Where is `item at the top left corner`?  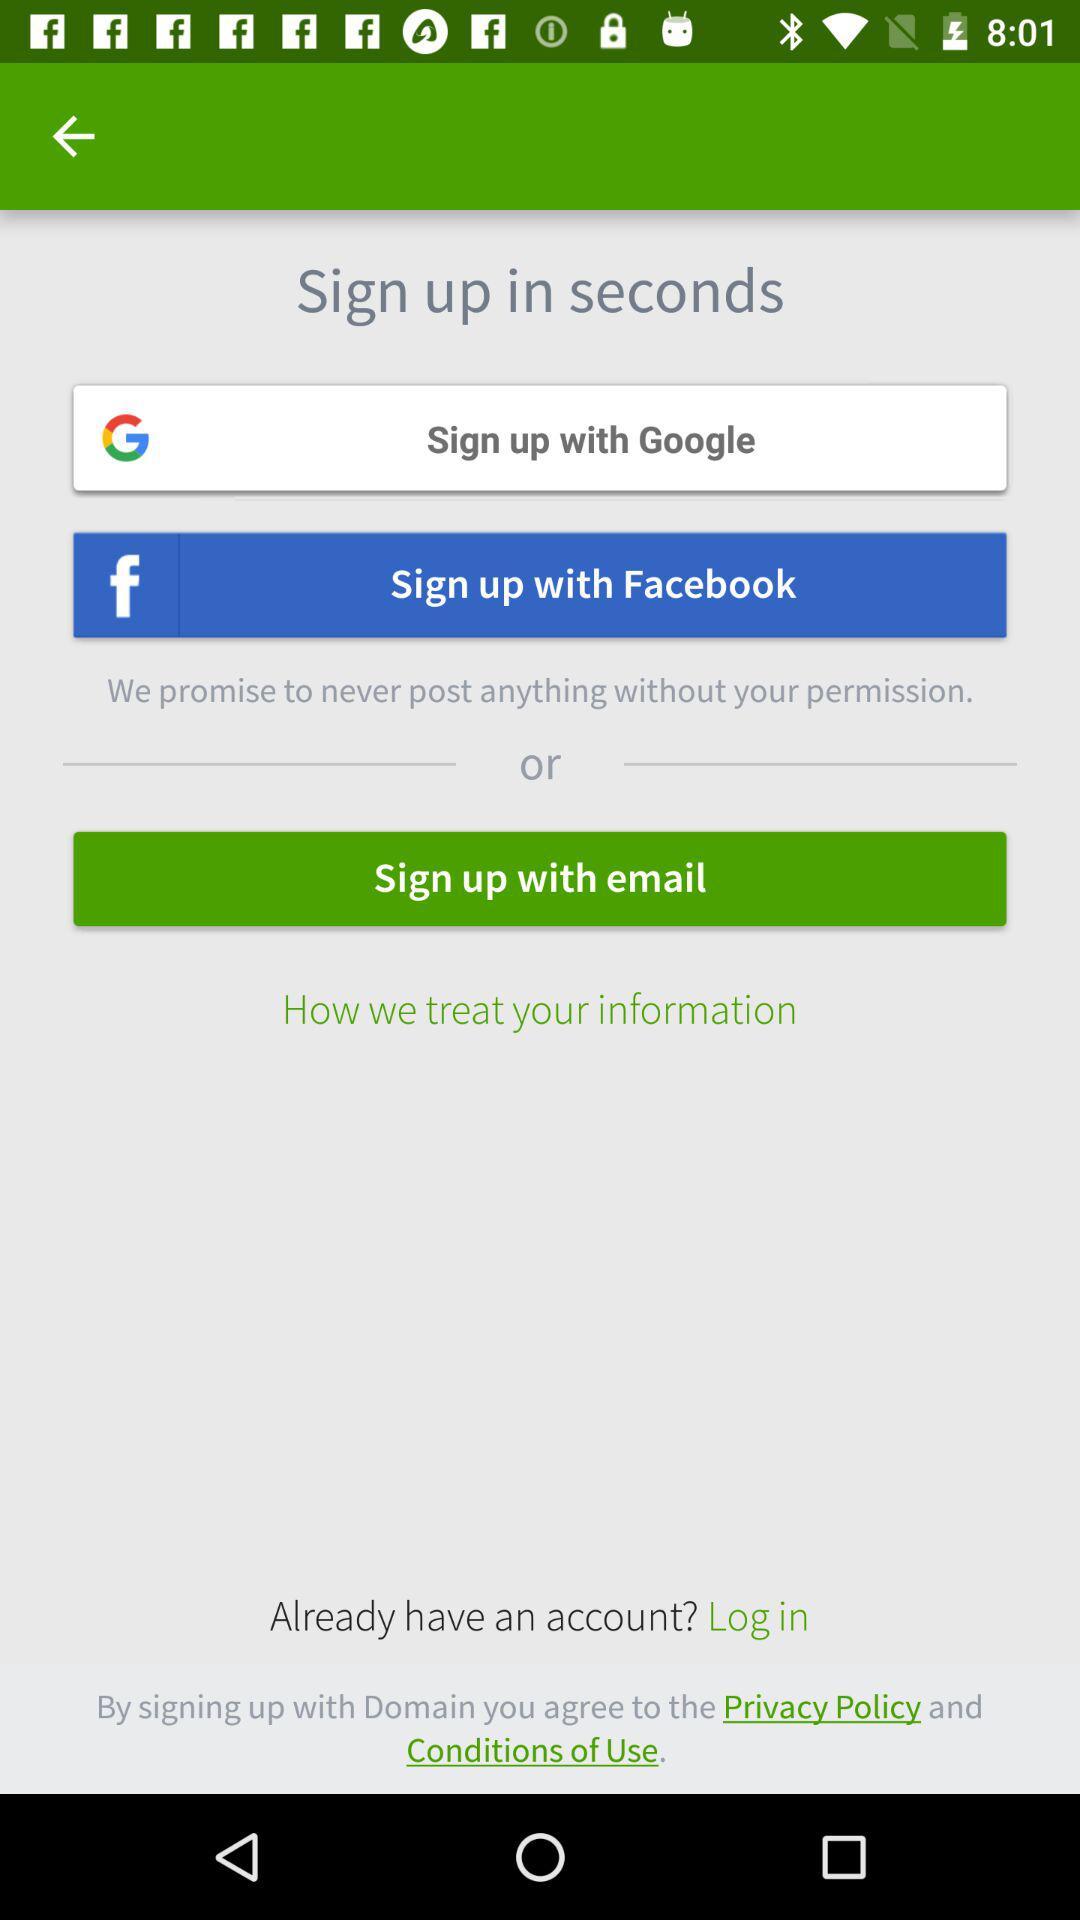
item at the top left corner is located at coordinates (72, 135).